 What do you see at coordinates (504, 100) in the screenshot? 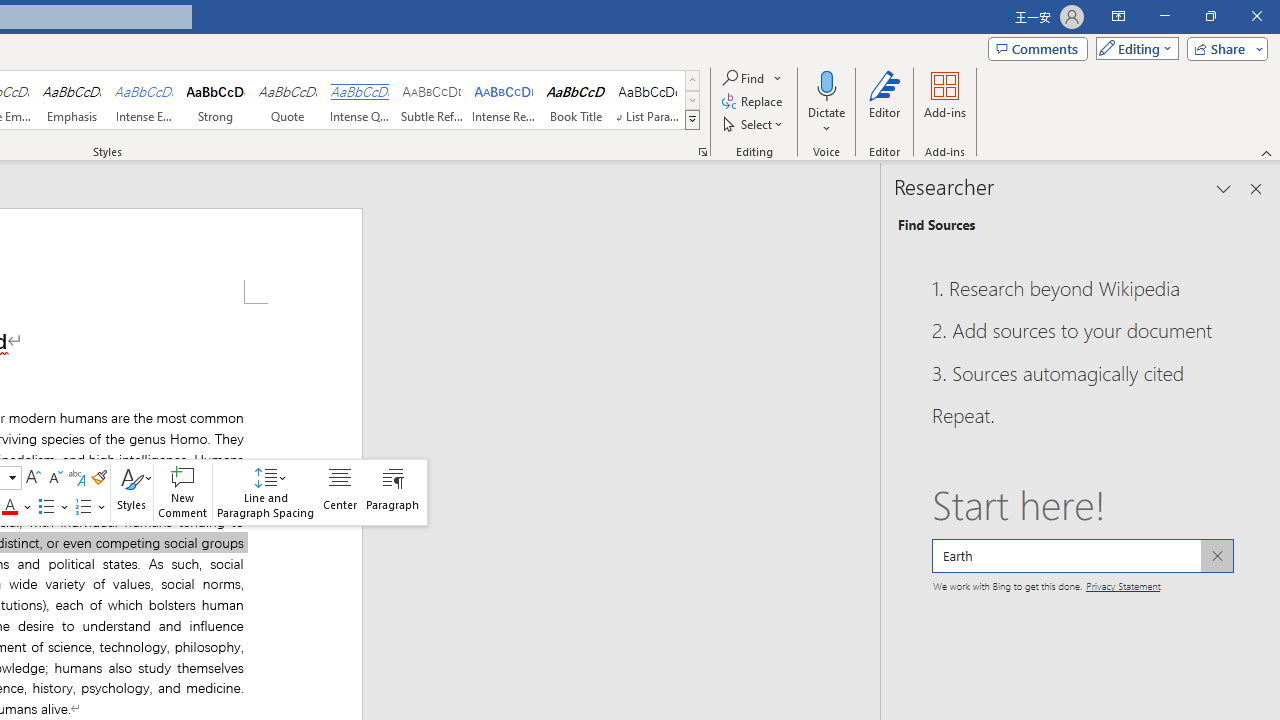
I see `'Intense Reference'` at bounding box center [504, 100].